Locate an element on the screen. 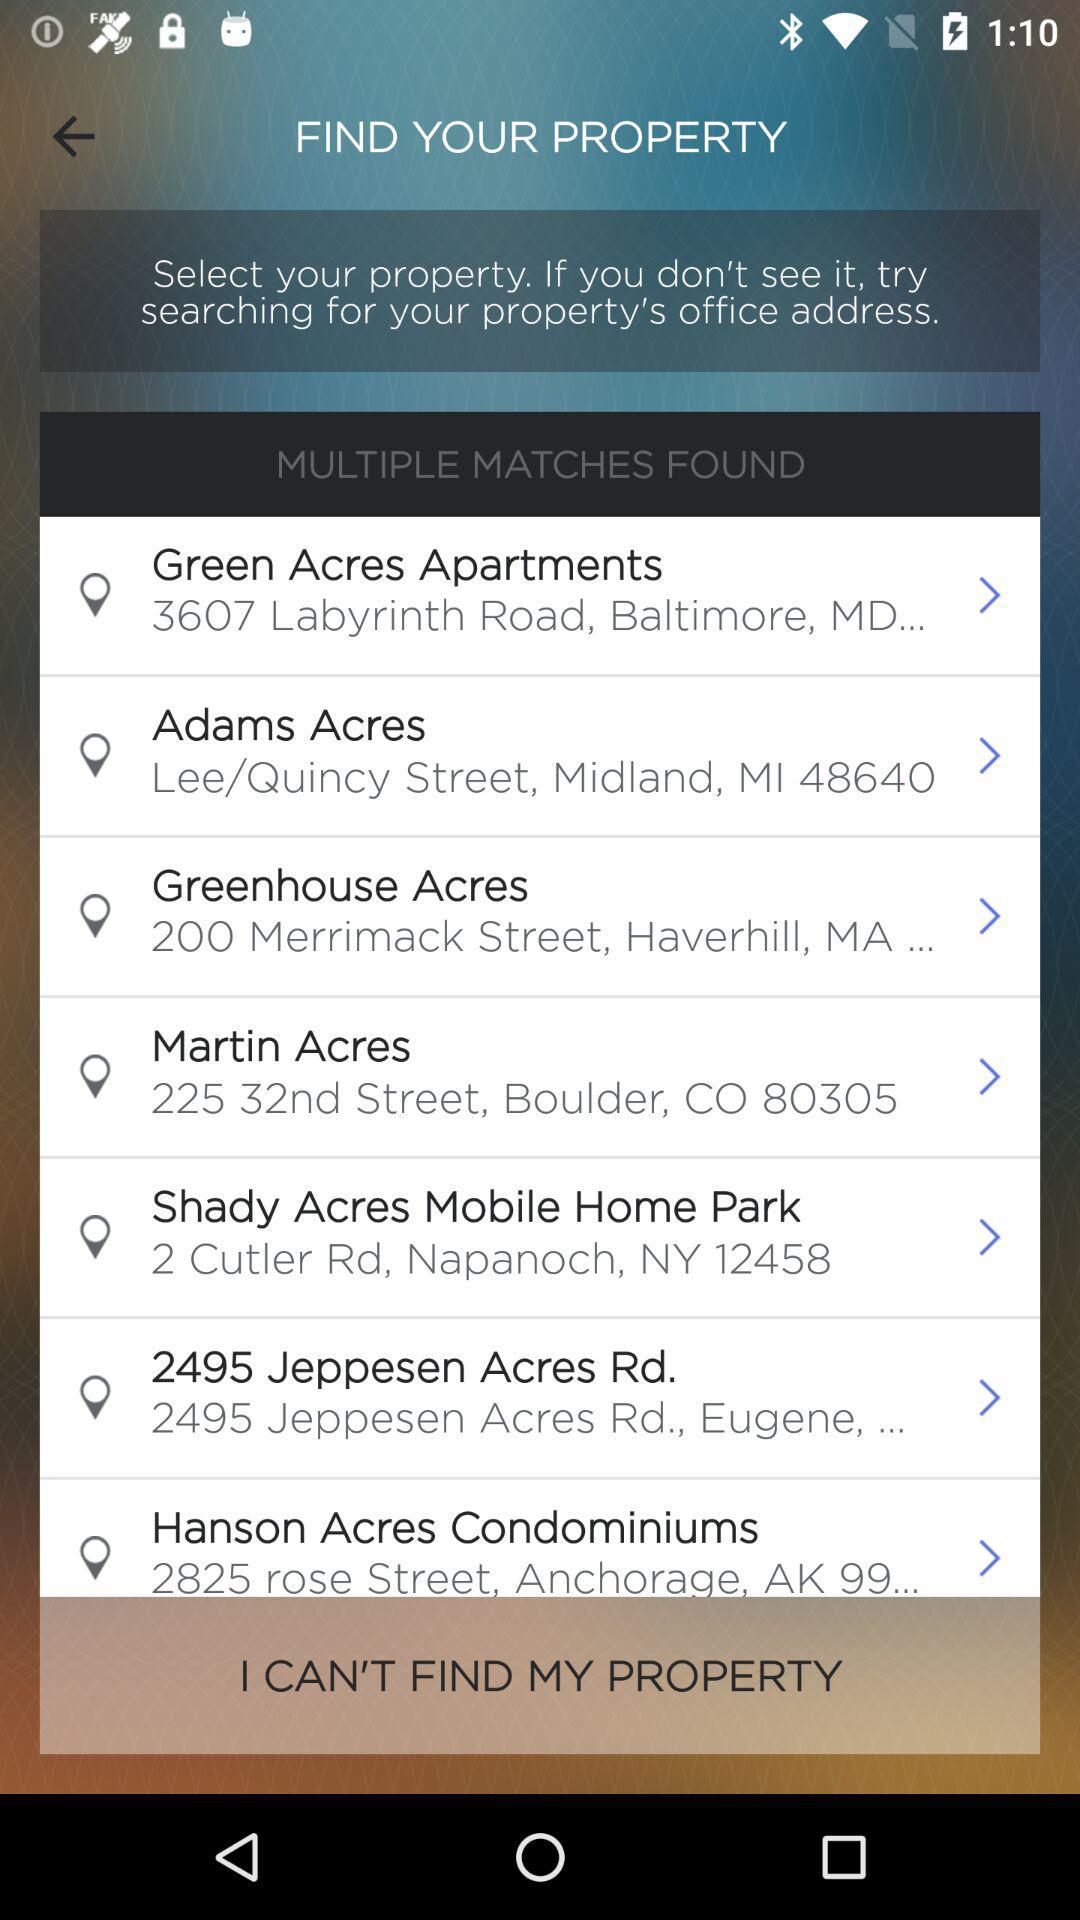  the icon above 2 cutler rd icon is located at coordinates (475, 1204).